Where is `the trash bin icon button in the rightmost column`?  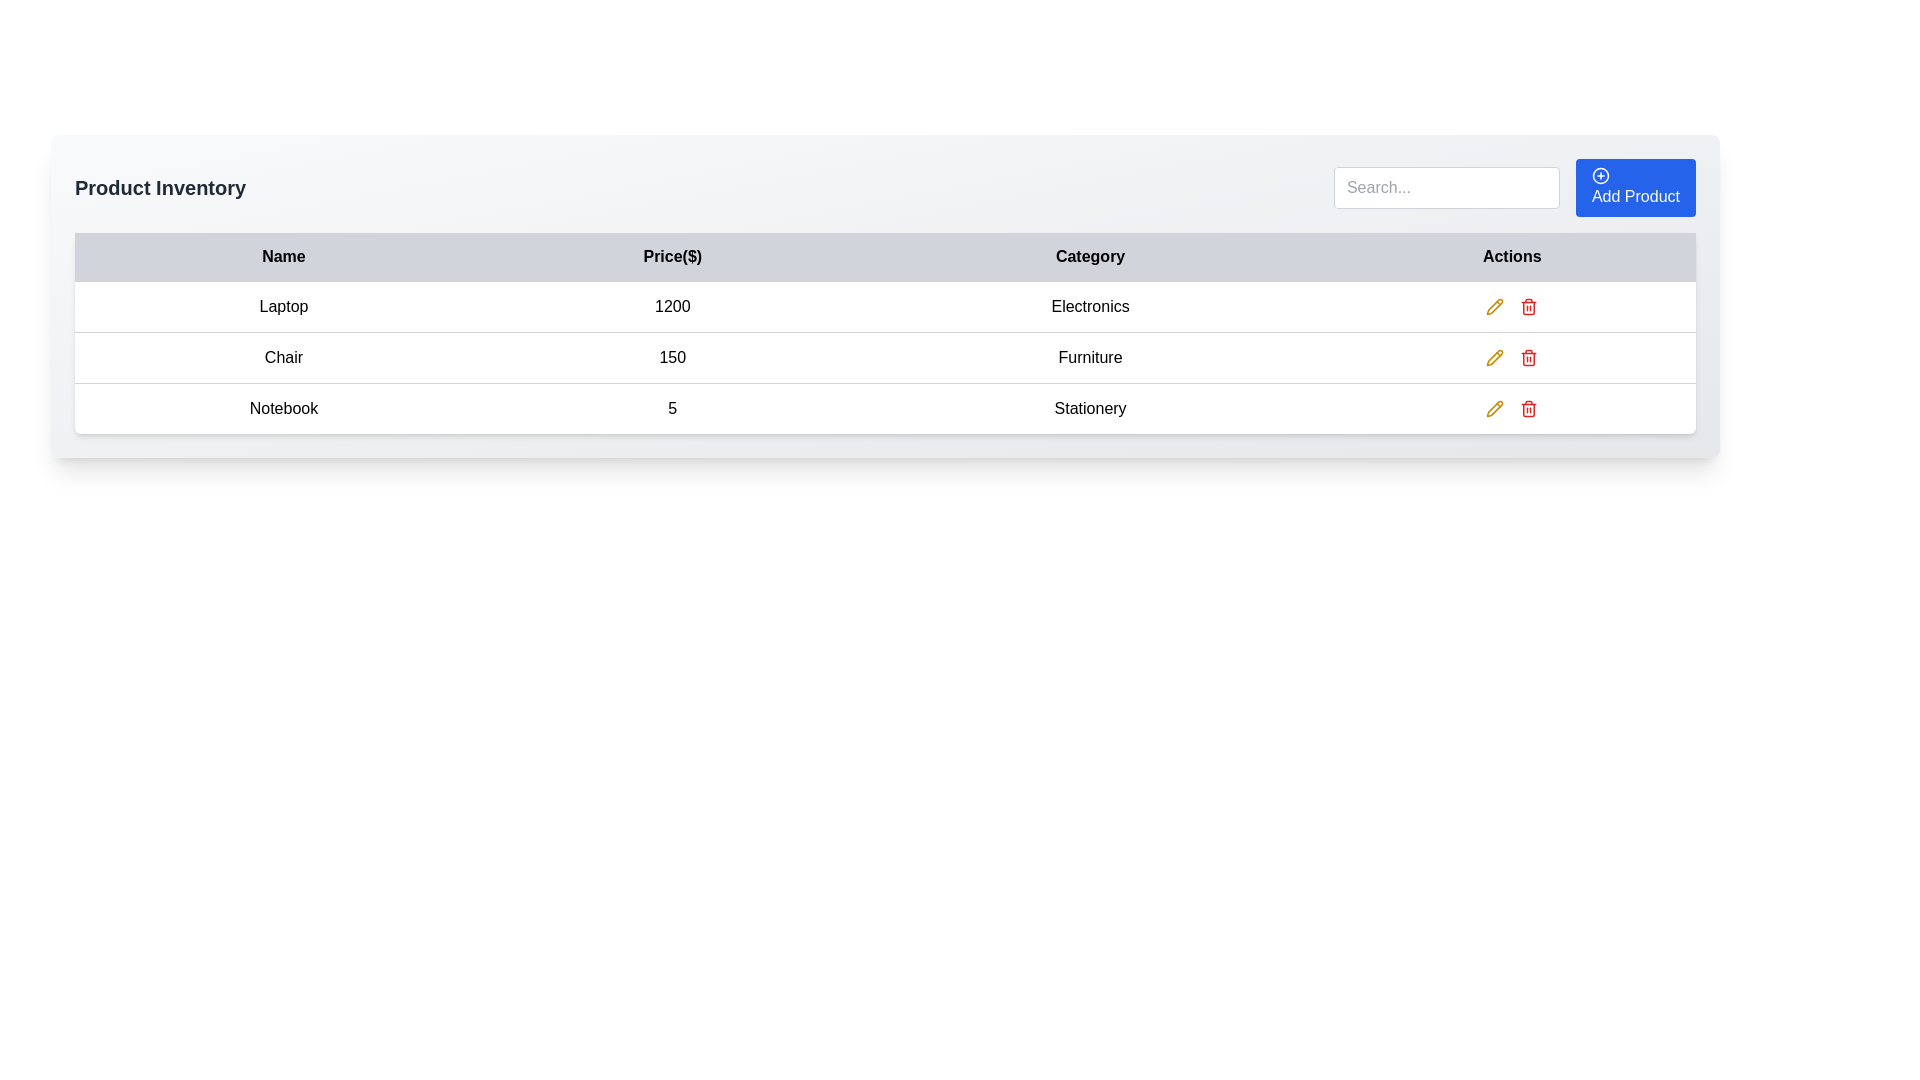
the trash bin icon button in the rightmost column is located at coordinates (1528, 357).